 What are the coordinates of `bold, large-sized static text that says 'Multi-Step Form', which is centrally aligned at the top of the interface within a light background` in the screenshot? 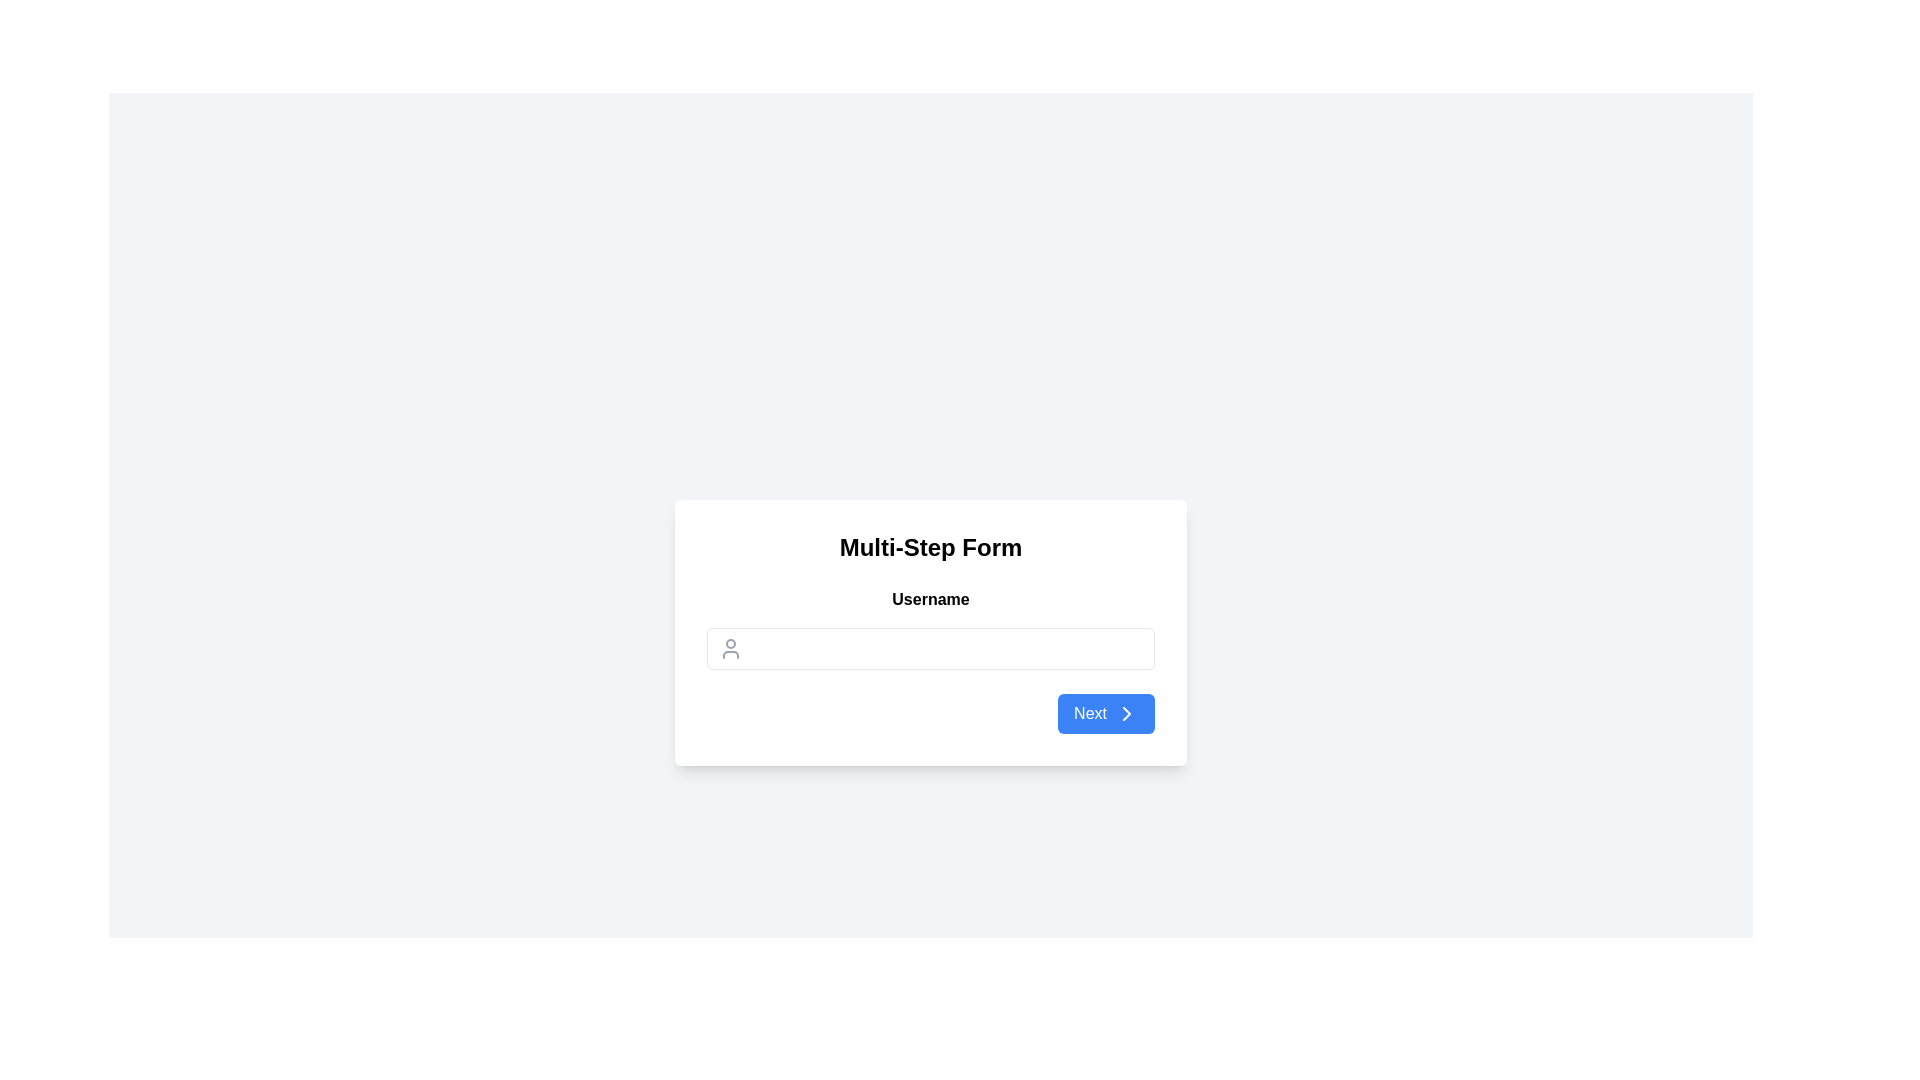 It's located at (930, 547).